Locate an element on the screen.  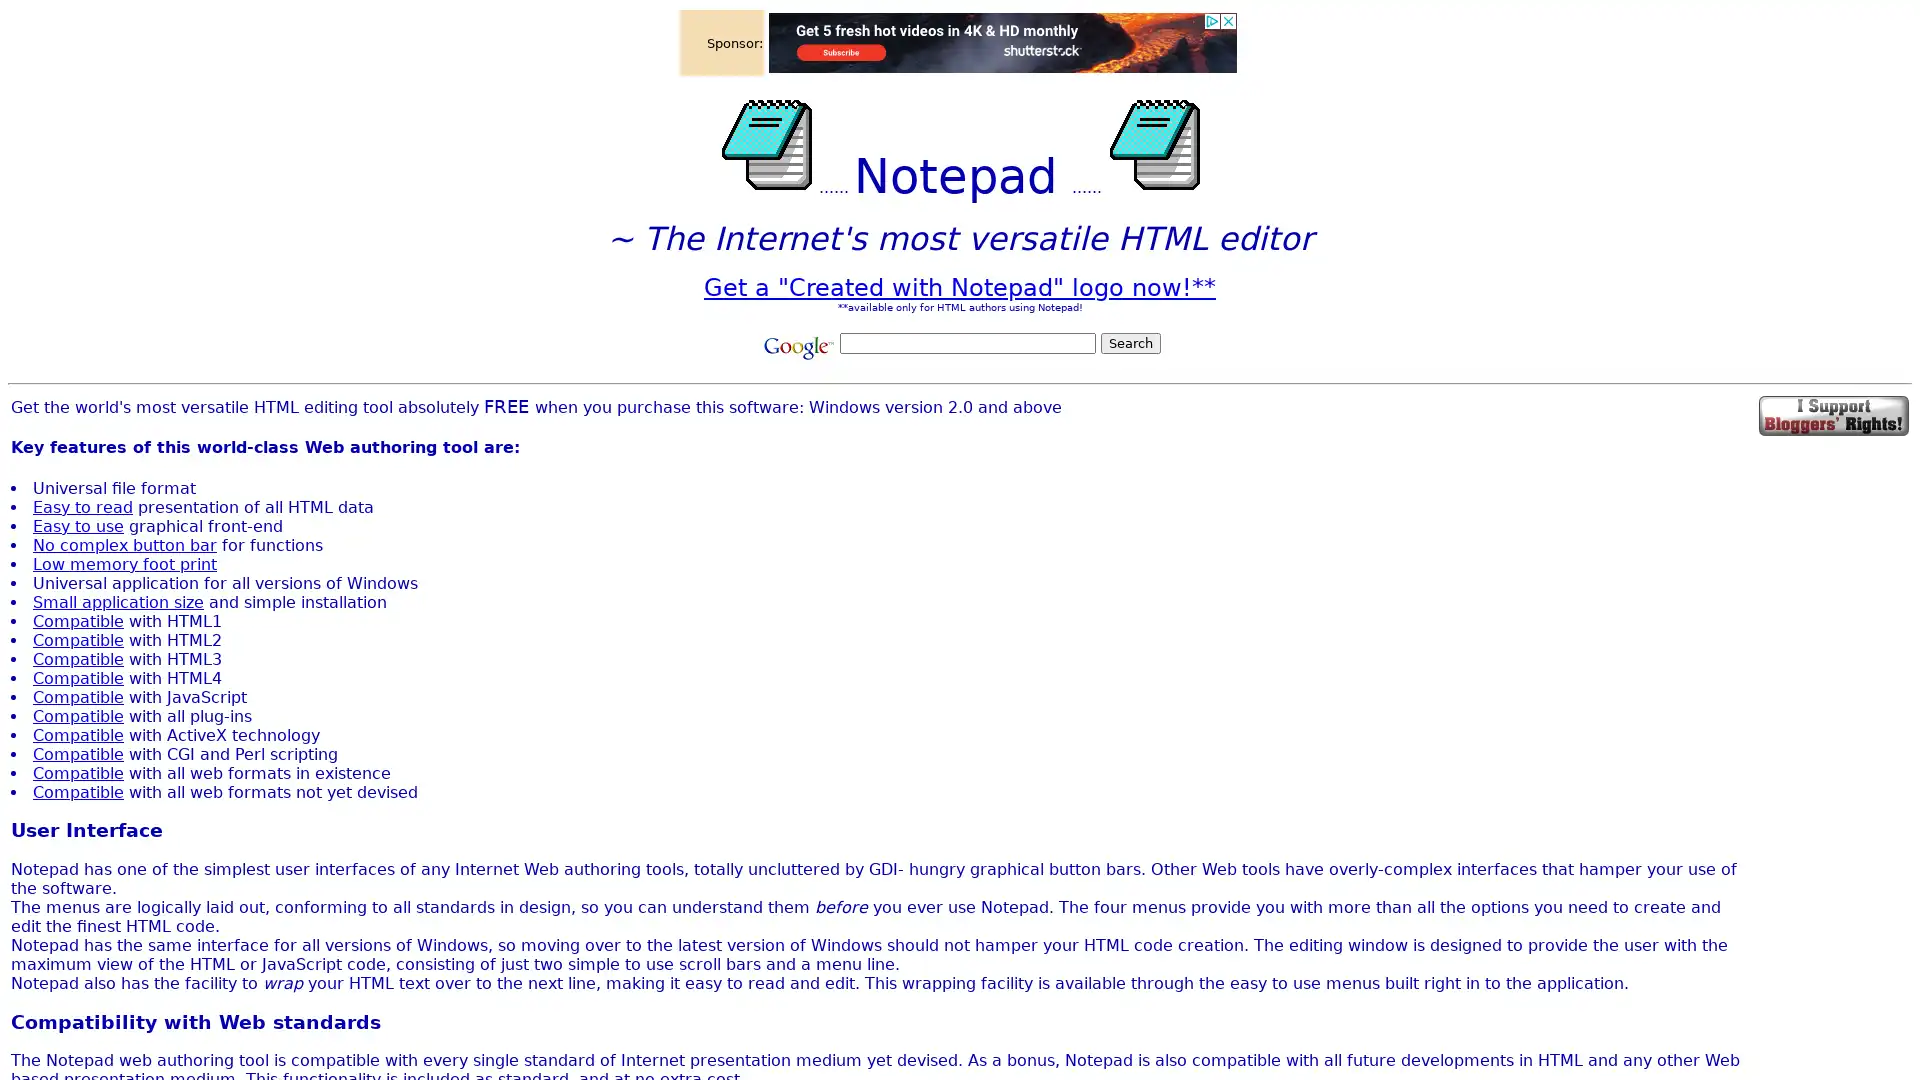
Search is located at coordinates (1129, 342).